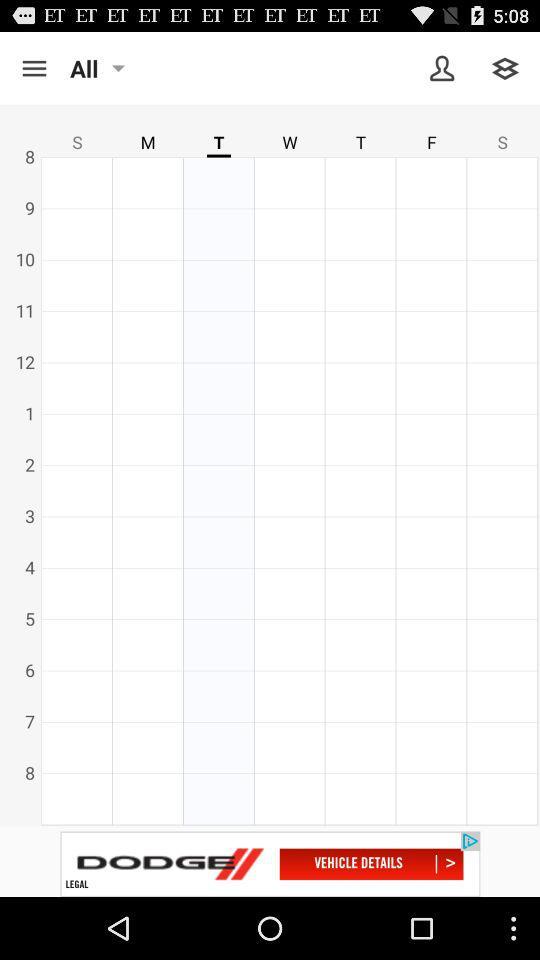 The width and height of the screenshot is (540, 960). What do you see at coordinates (442, 68) in the screenshot?
I see `profile` at bounding box center [442, 68].